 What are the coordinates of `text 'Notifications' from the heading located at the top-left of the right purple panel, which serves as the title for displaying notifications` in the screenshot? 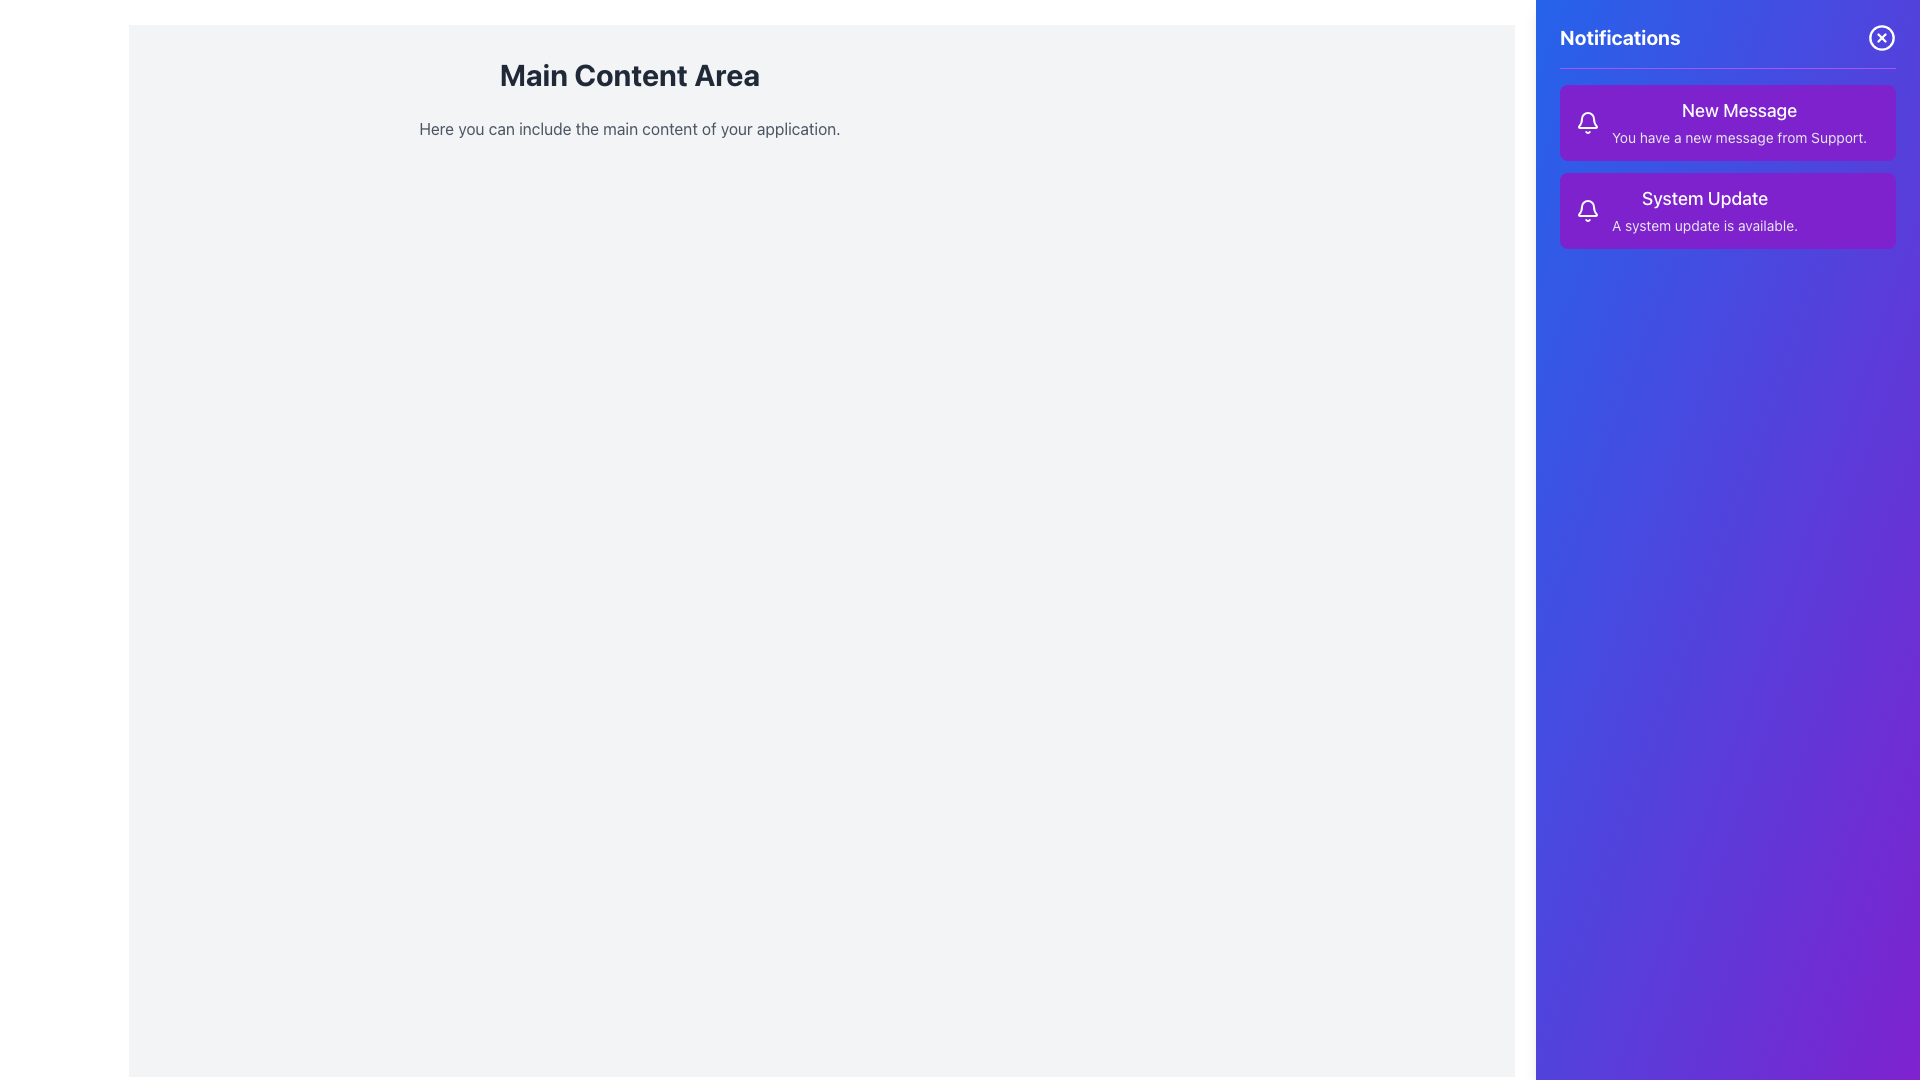 It's located at (1620, 38).